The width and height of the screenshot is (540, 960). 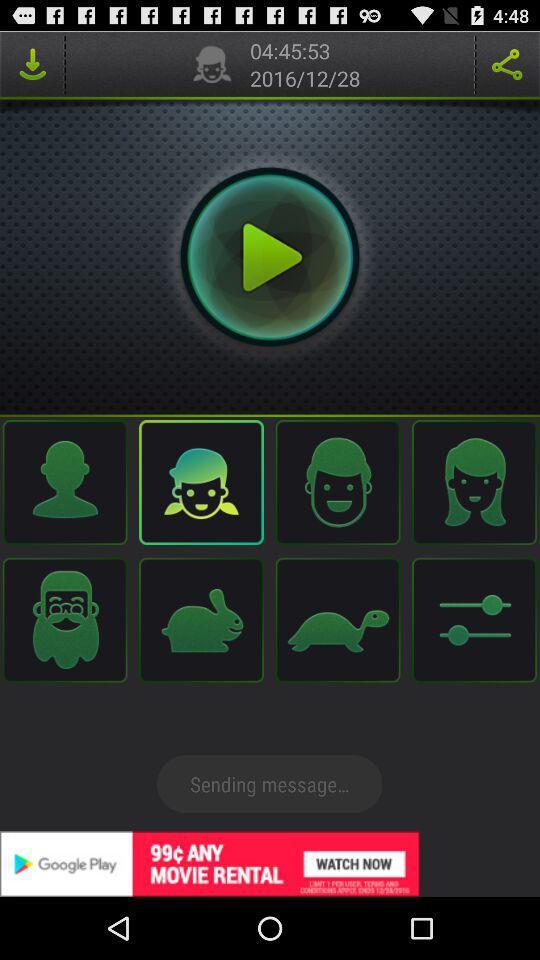 I want to click on downlode, so click(x=31, y=64).